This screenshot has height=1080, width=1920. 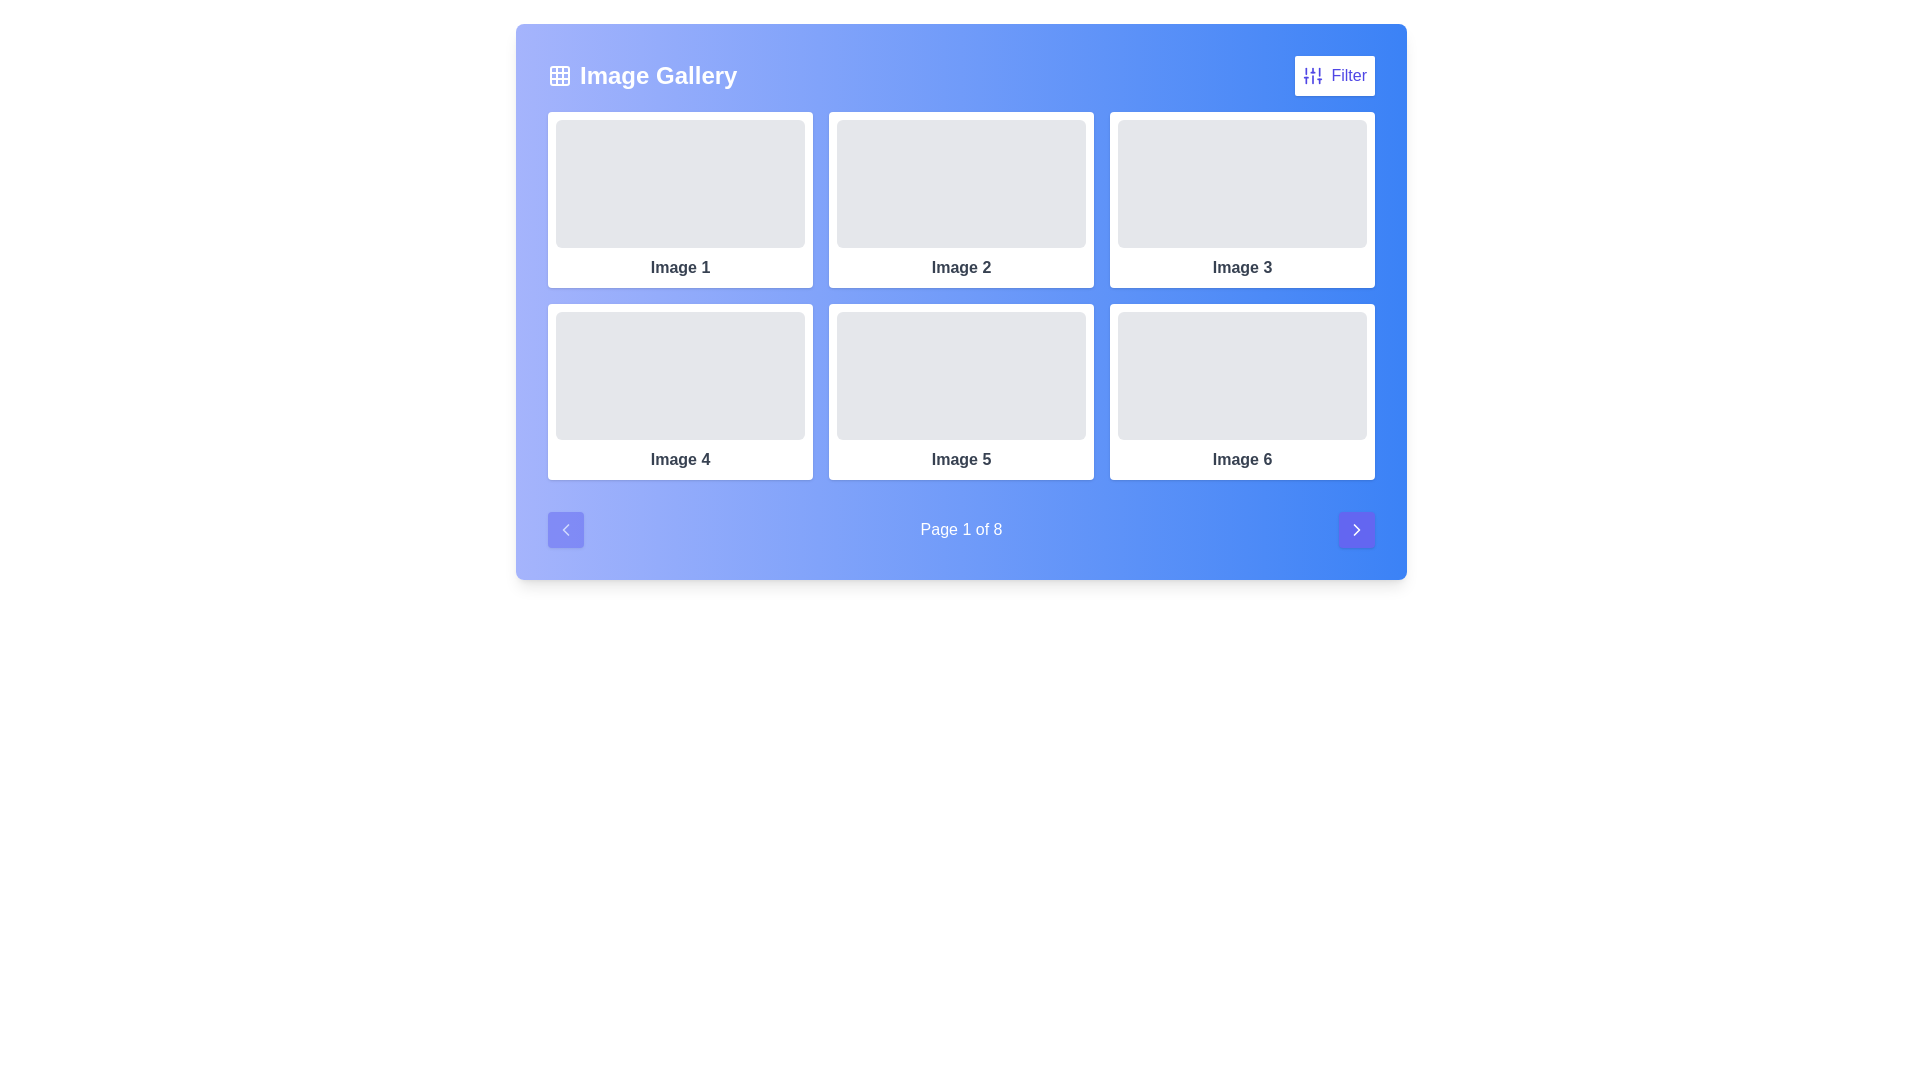 What do you see at coordinates (1357, 528) in the screenshot?
I see `the indigo-blue button with a white arrow icon` at bounding box center [1357, 528].